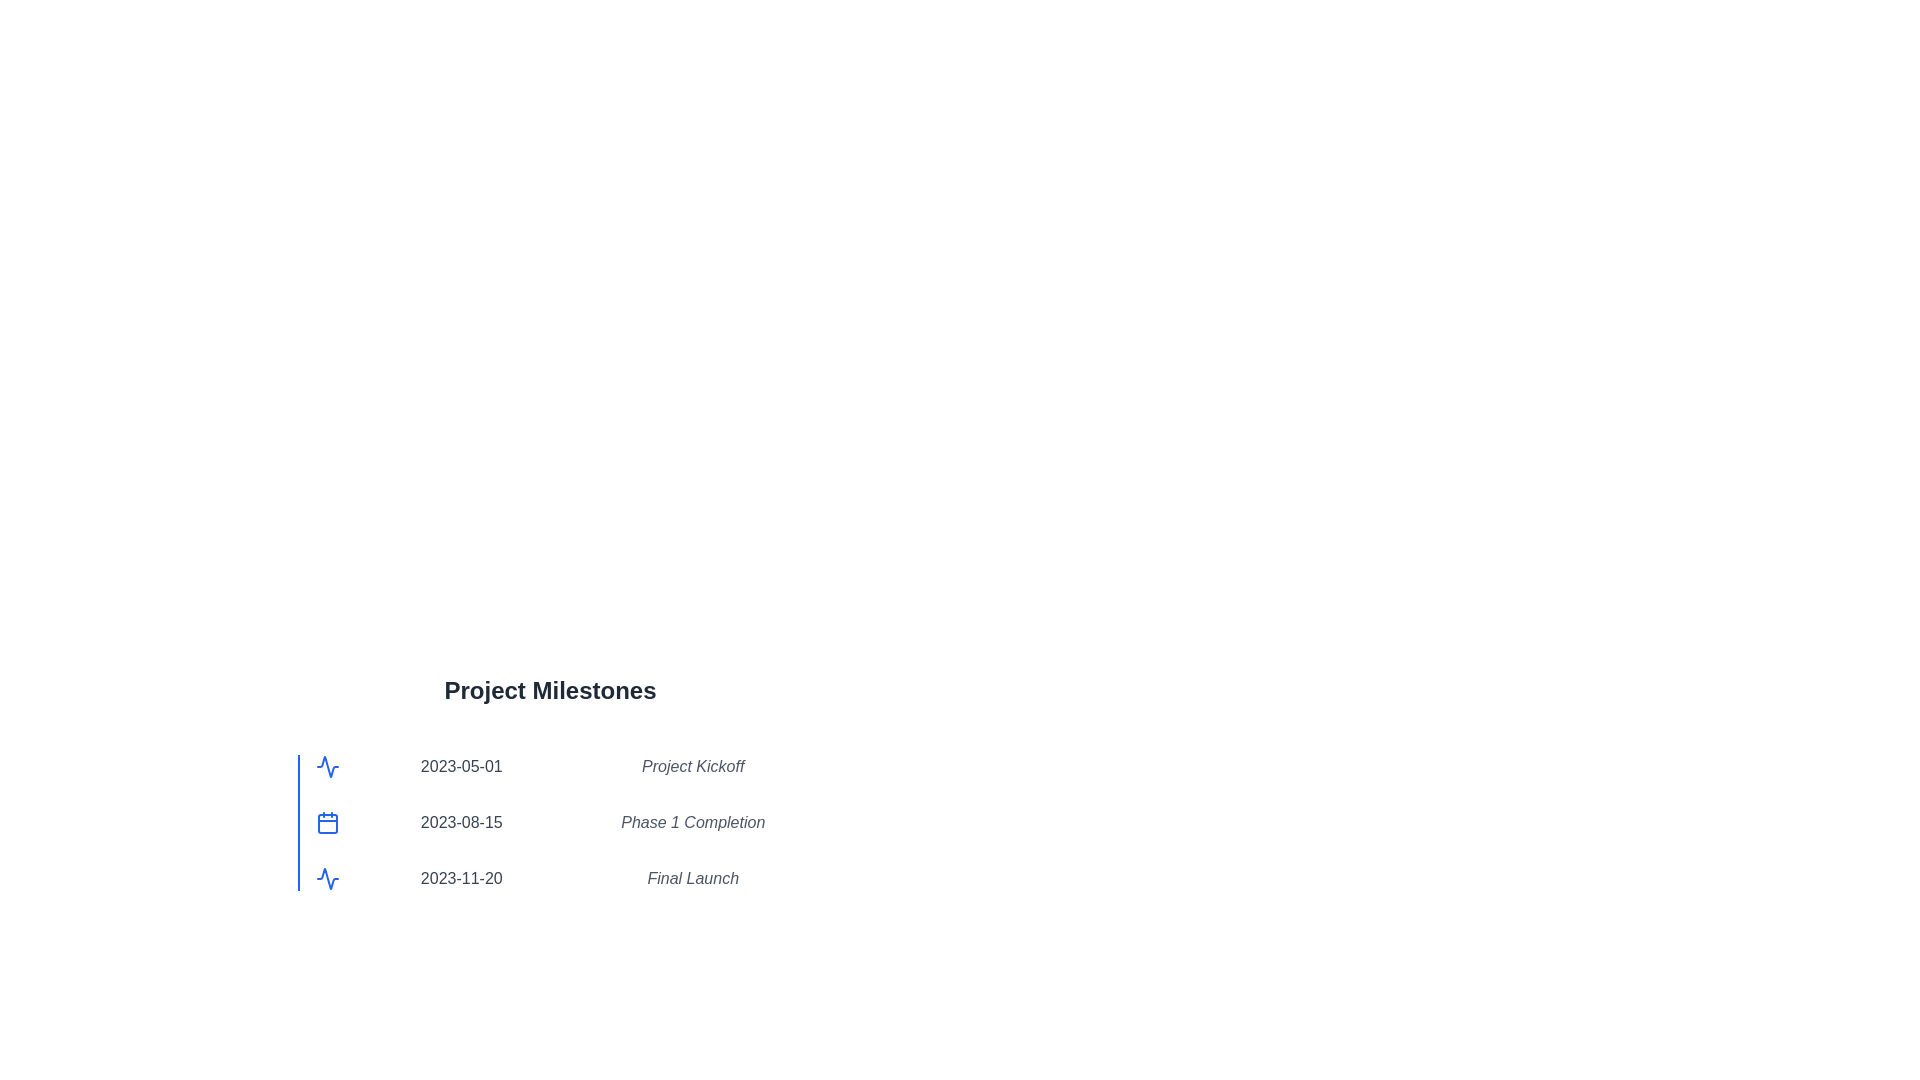 This screenshot has width=1920, height=1080. Describe the element at coordinates (460, 766) in the screenshot. I see `the static text element displaying the date '2023-05-01', which is positioned between a waveform icon and the text 'Project Kickoff' in the 'Project Milestones' section` at that location.